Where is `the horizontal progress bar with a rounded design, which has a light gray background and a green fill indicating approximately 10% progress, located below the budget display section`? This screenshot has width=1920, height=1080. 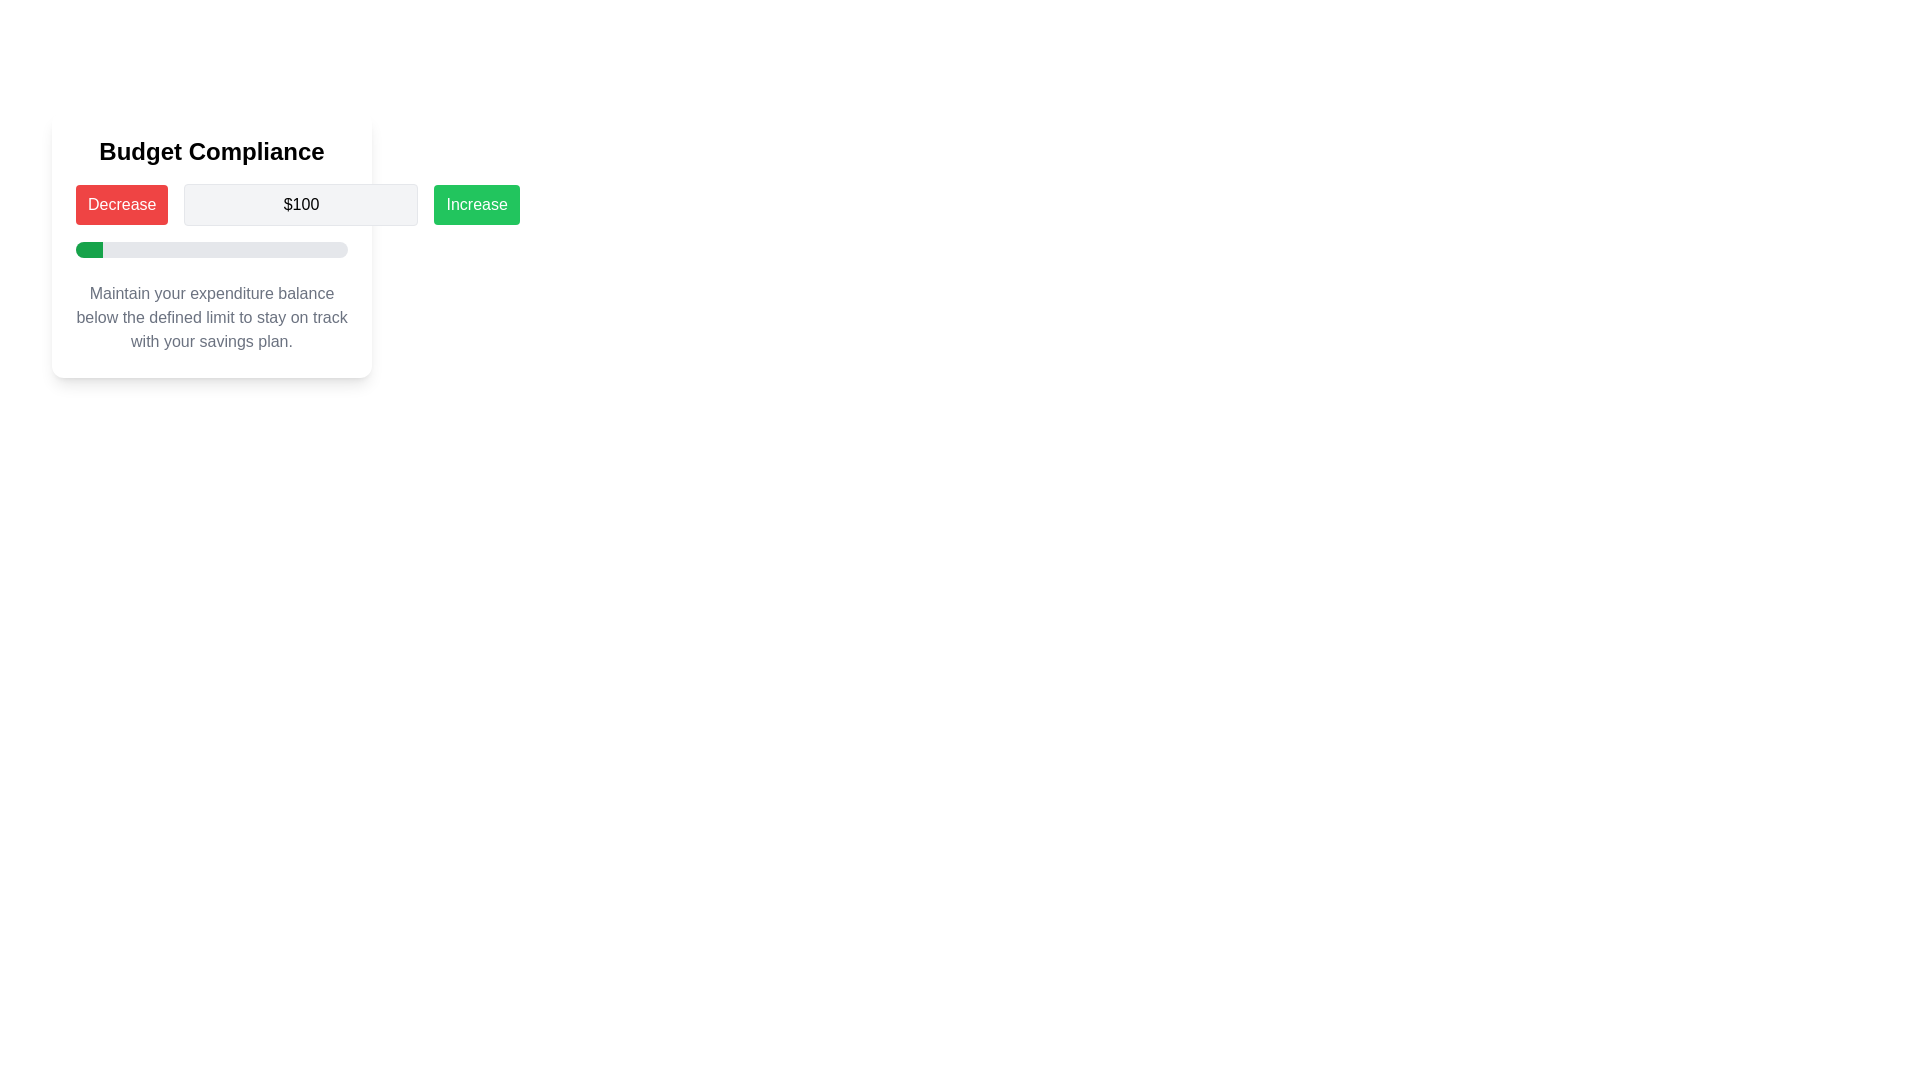
the horizontal progress bar with a rounded design, which has a light gray background and a green fill indicating approximately 10% progress, located below the budget display section is located at coordinates (211, 249).